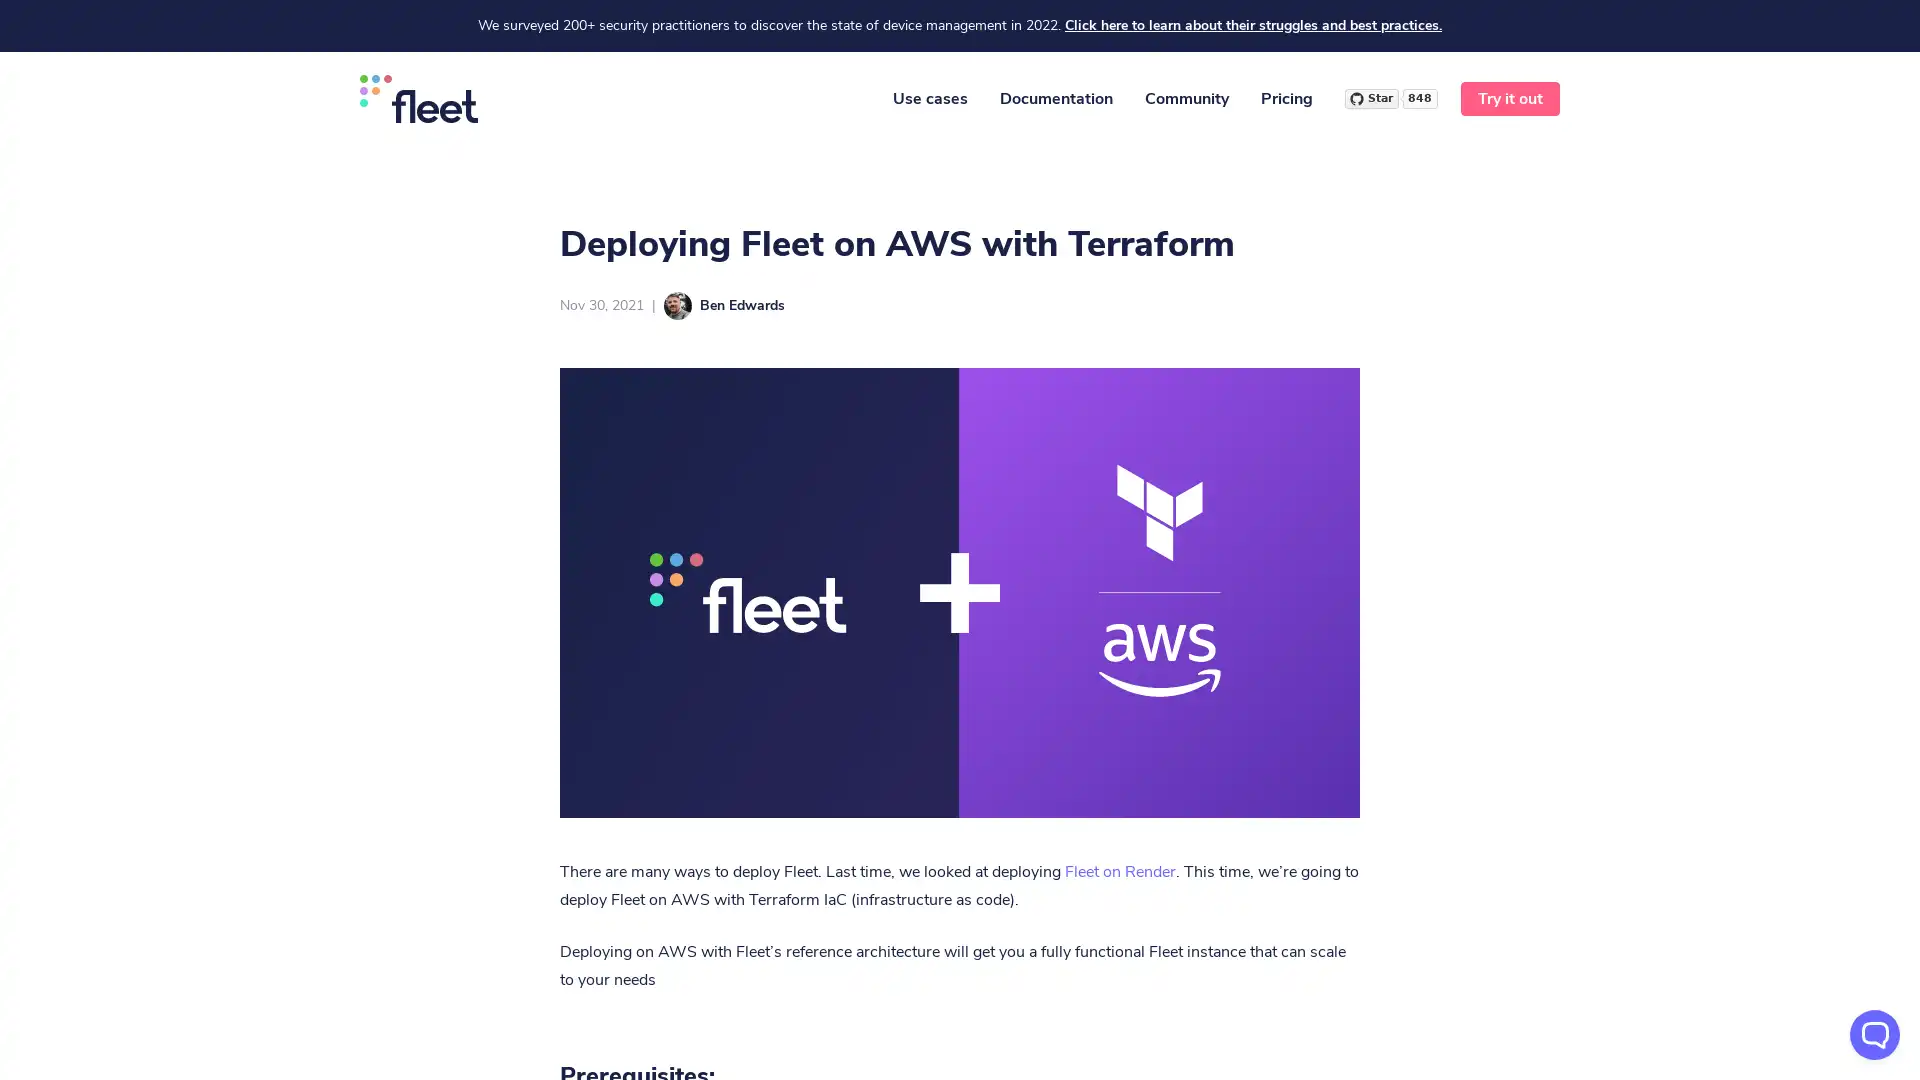 The image size is (1920, 1080). Describe the element at coordinates (1874, 1034) in the screenshot. I see `Open chat widget` at that location.